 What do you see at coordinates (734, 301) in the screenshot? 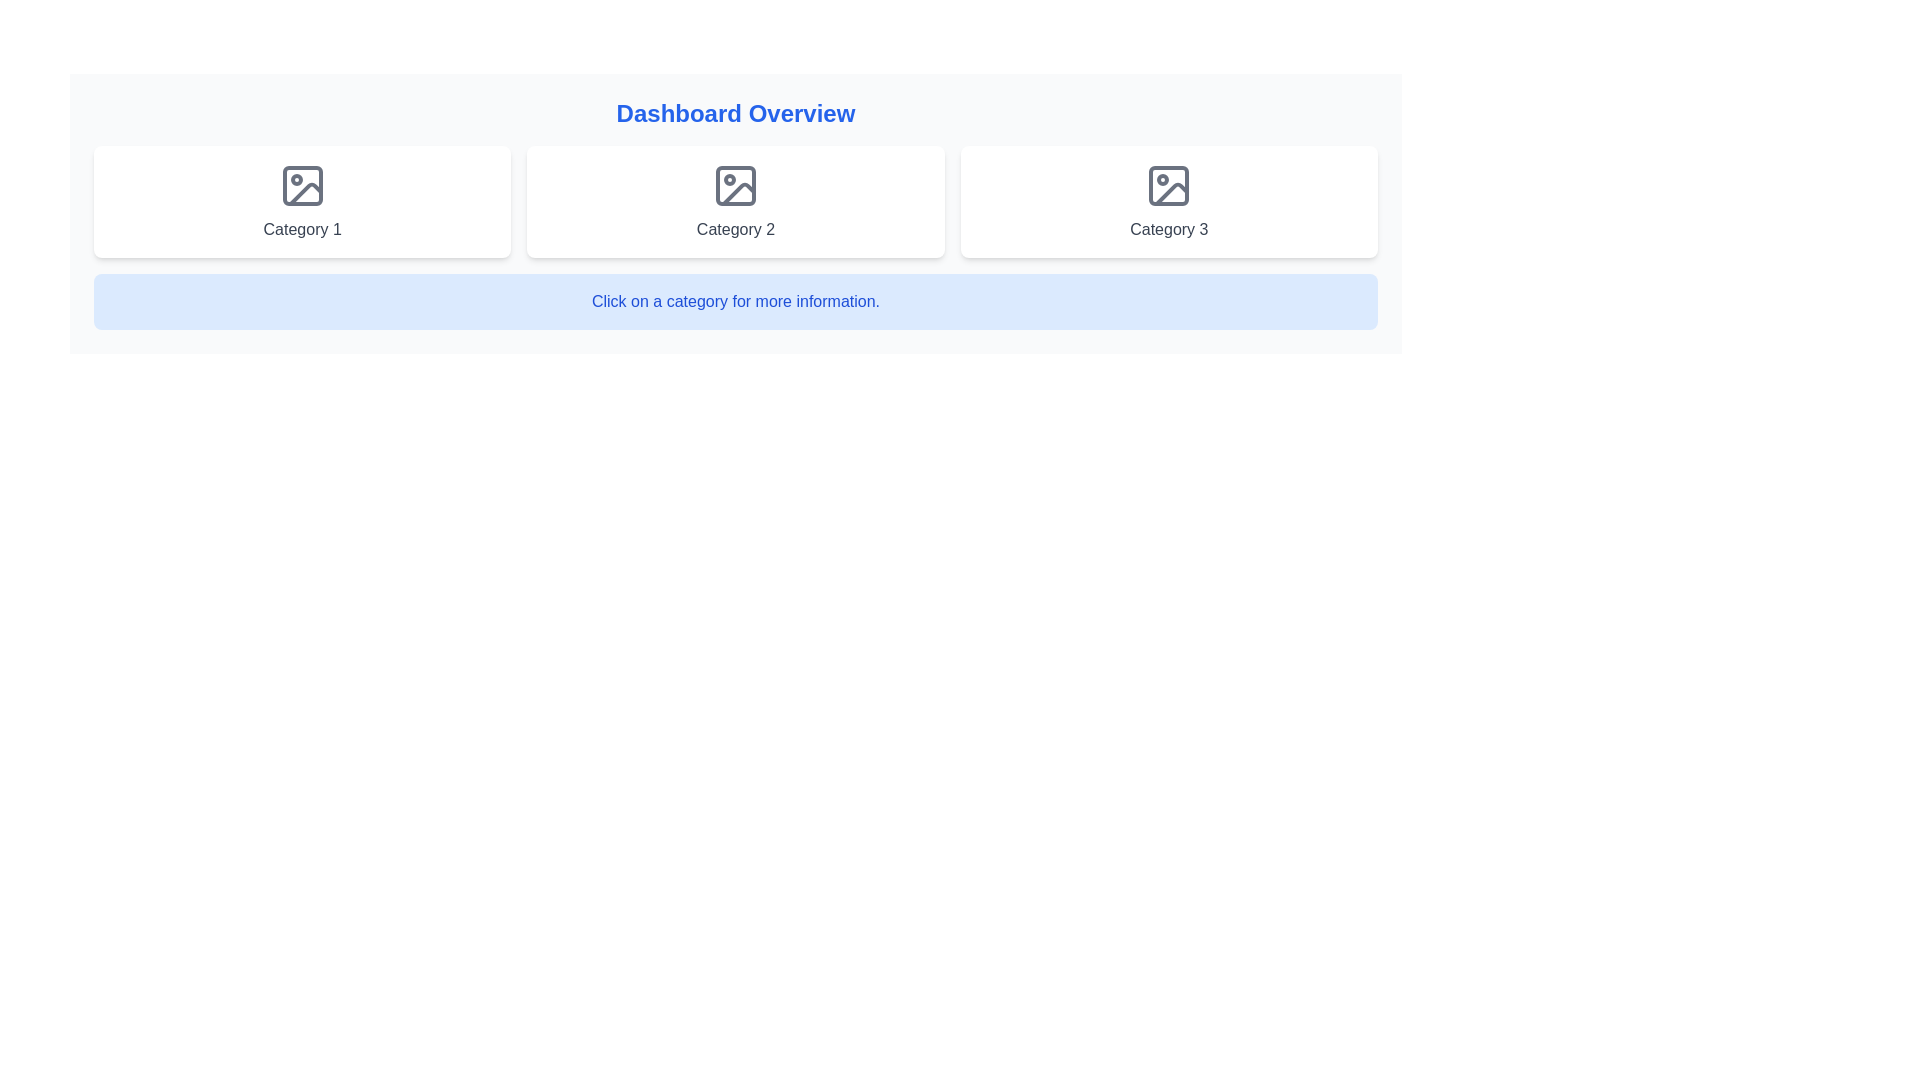
I see `informational text label that is centrally aligned below the category tiles, providing guidance to users` at bounding box center [734, 301].